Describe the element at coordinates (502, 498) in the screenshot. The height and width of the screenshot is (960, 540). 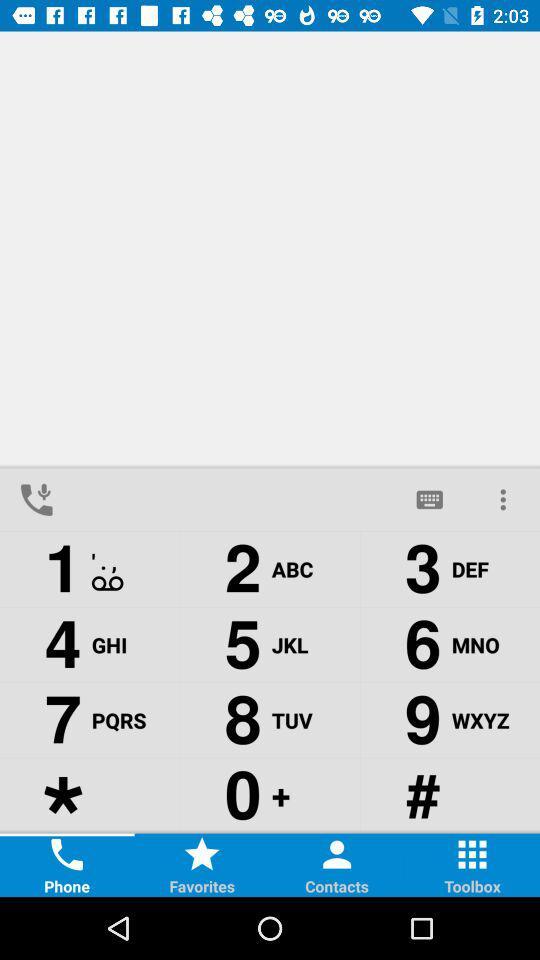
I see `the more icon` at that location.